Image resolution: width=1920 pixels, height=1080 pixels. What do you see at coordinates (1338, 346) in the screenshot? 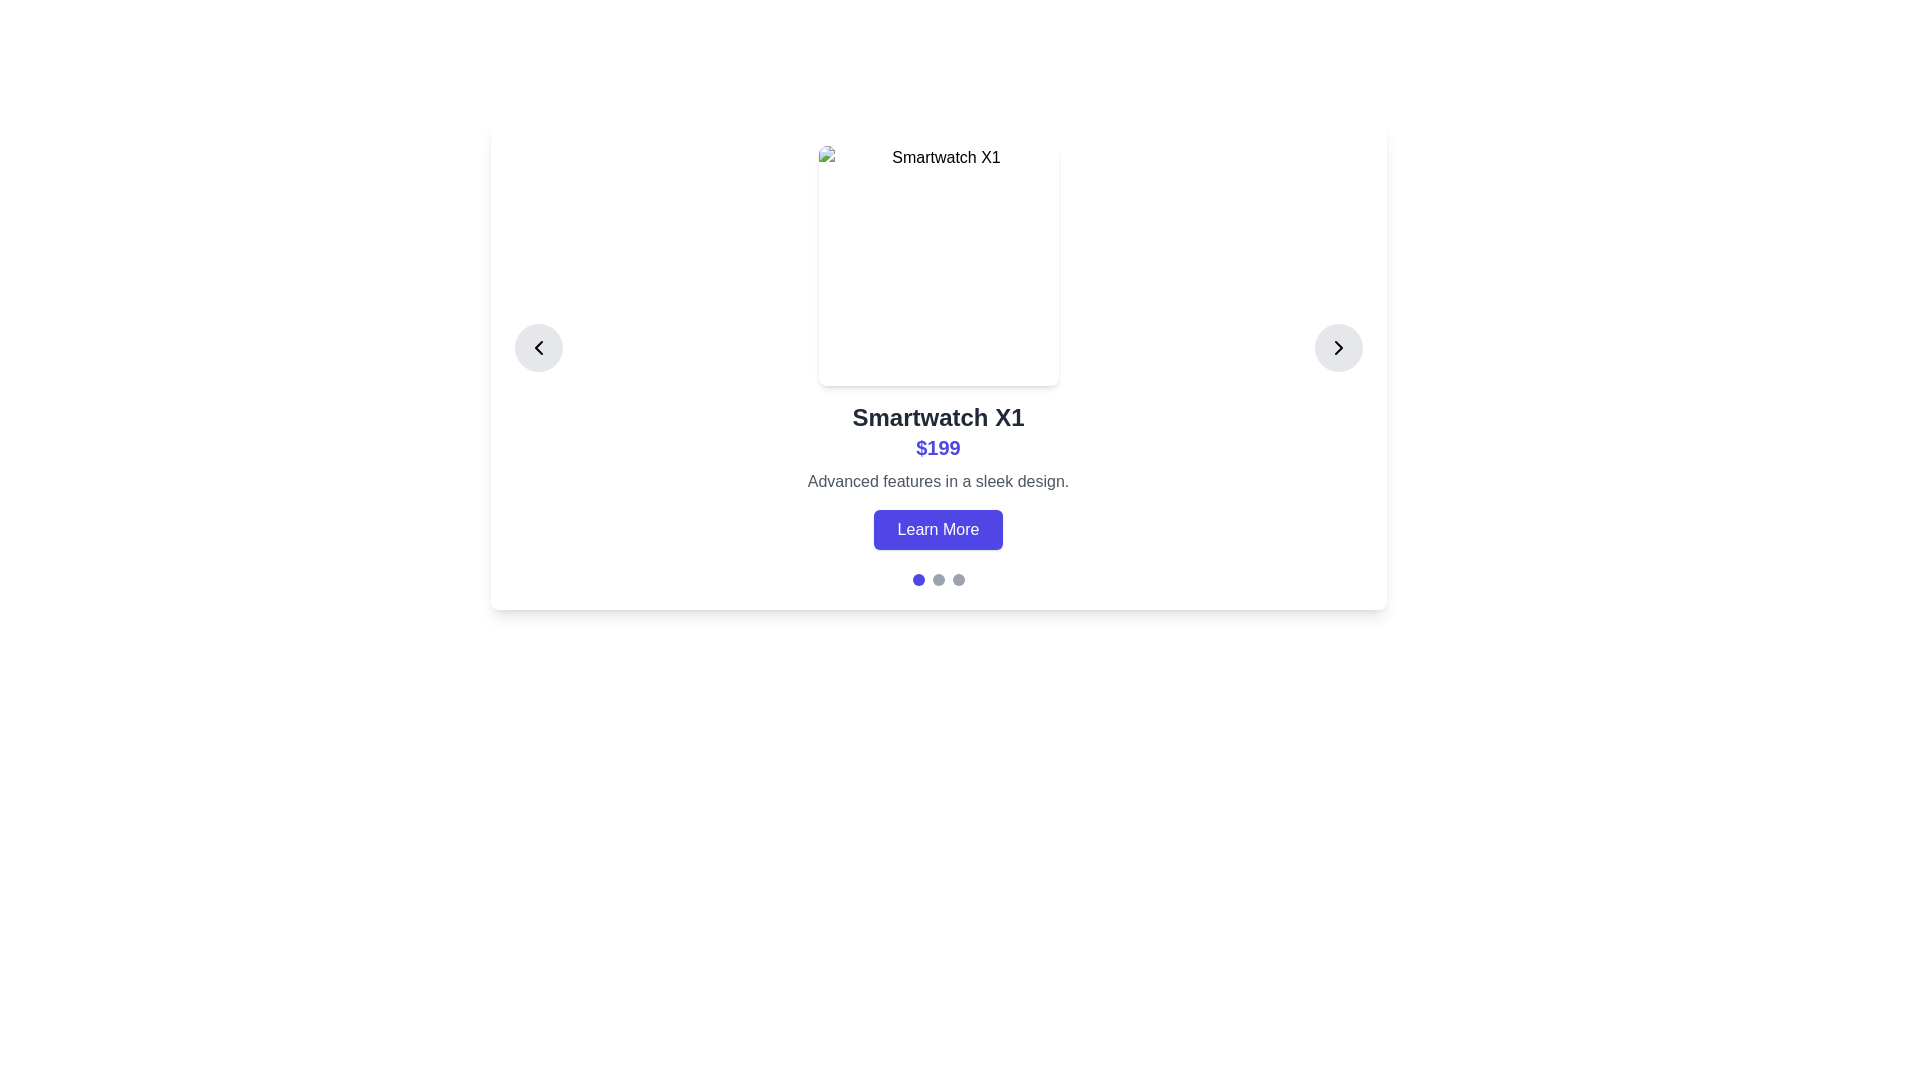
I see `the 'Next' button located at the right side of the carousel` at bounding box center [1338, 346].